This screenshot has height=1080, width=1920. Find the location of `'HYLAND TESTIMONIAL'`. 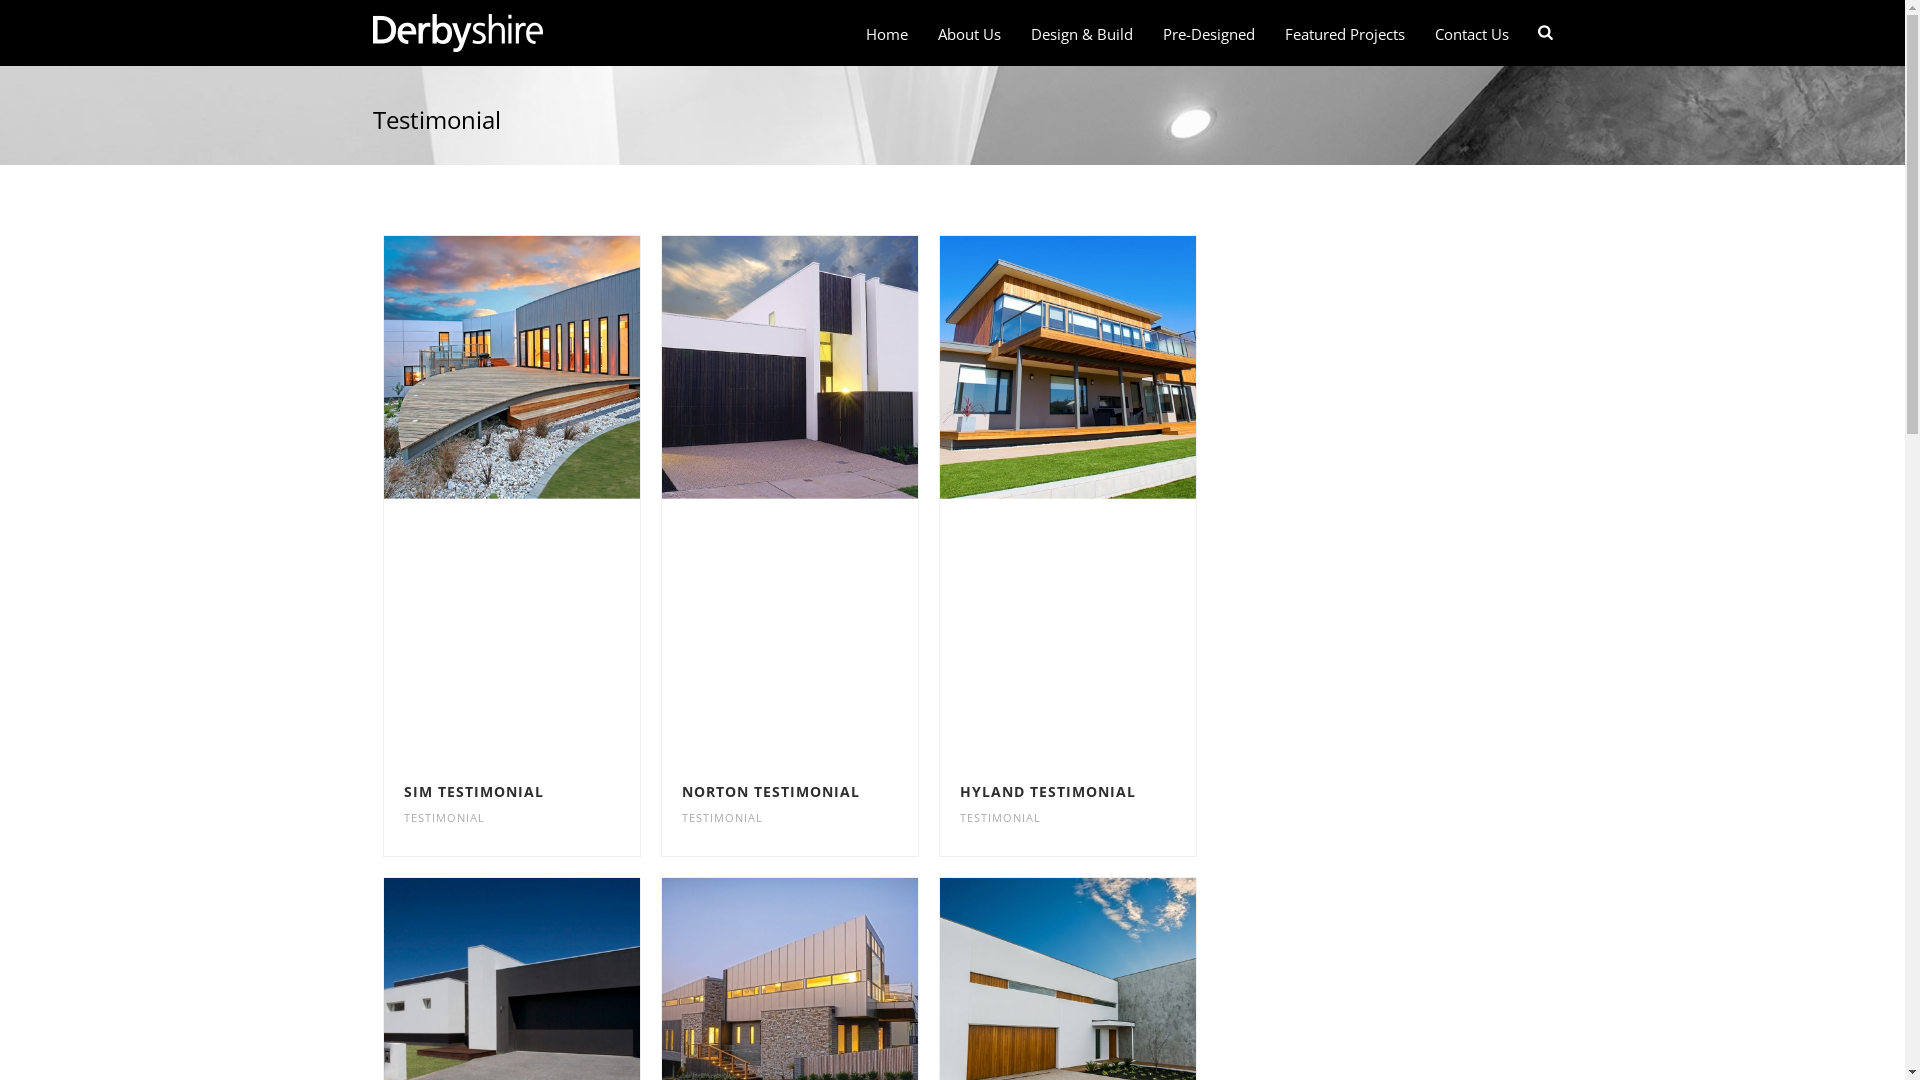

'HYLAND TESTIMONIAL' is located at coordinates (1046, 790).